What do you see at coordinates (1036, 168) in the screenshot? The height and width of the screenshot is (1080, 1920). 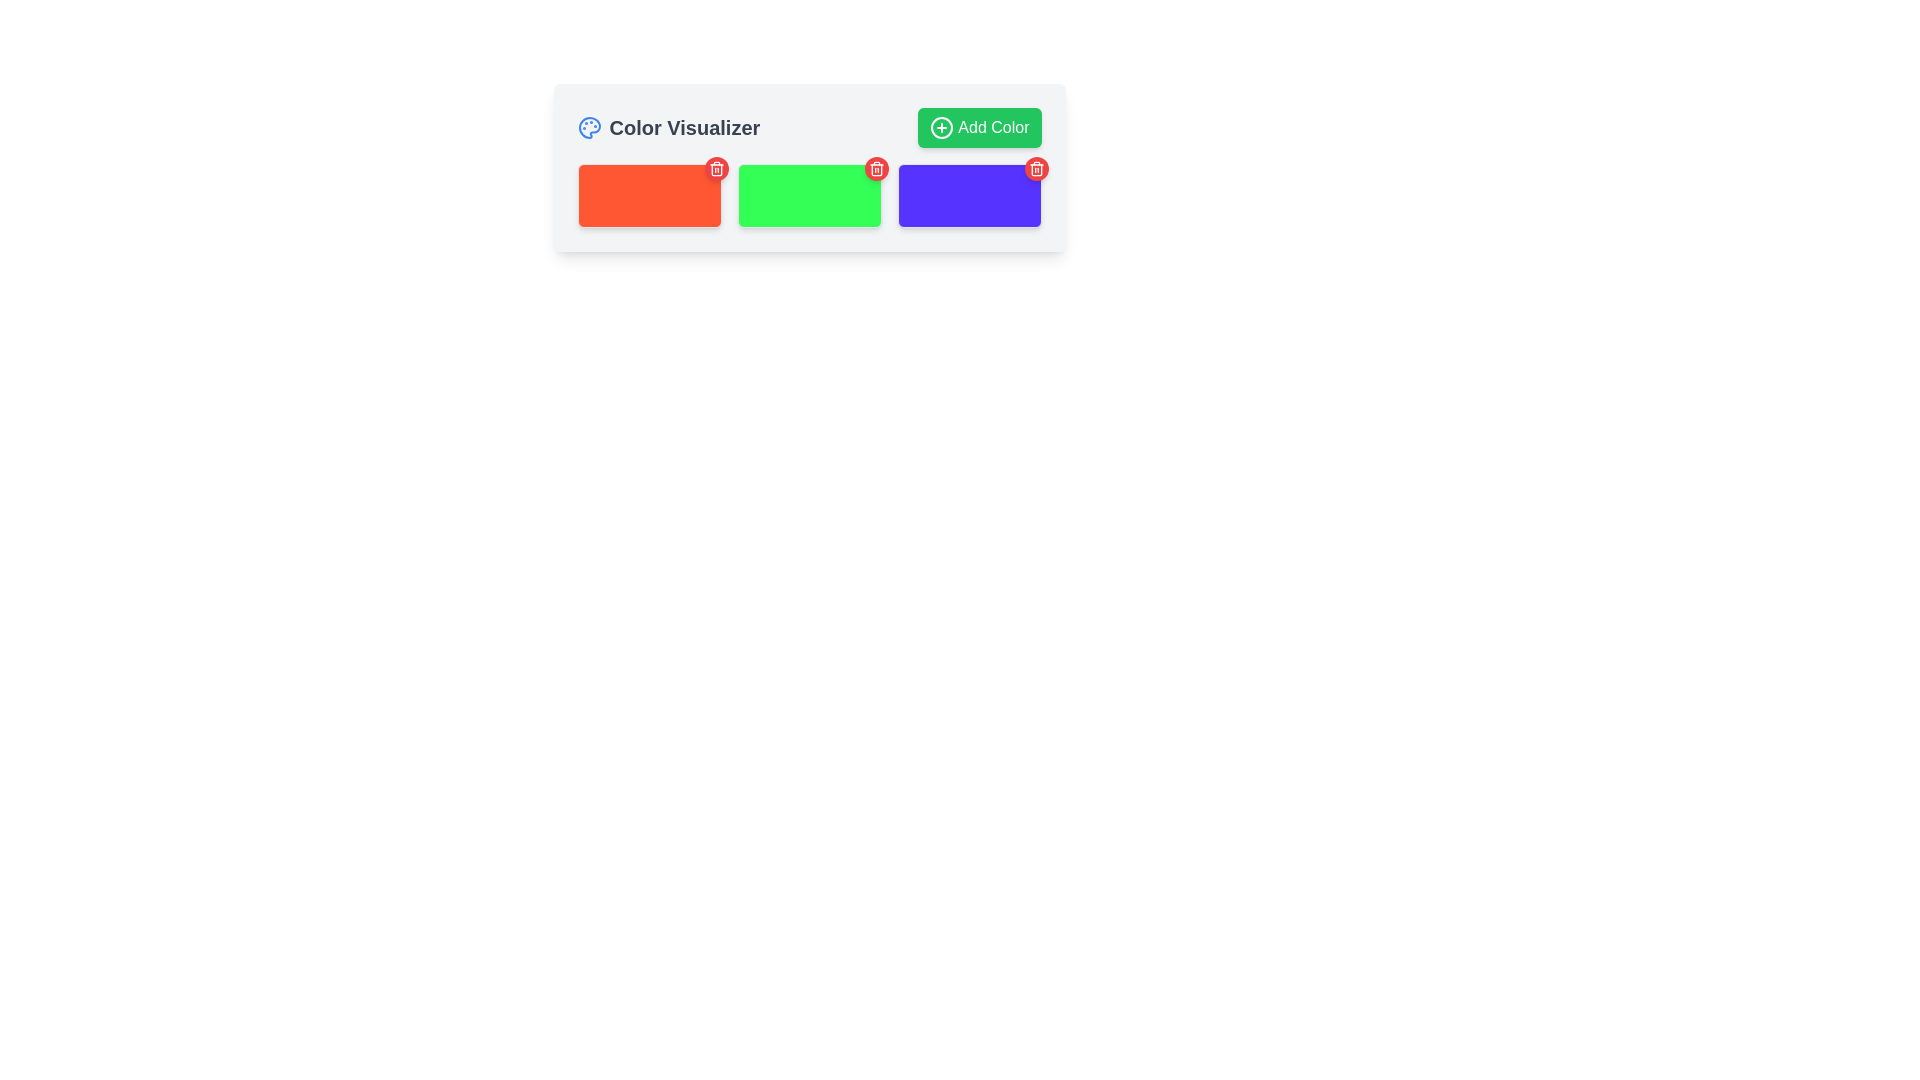 I see `the third delete button, which is a circular red icon with a white trash can symbol located at the top right of the blue rectangular card` at bounding box center [1036, 168].